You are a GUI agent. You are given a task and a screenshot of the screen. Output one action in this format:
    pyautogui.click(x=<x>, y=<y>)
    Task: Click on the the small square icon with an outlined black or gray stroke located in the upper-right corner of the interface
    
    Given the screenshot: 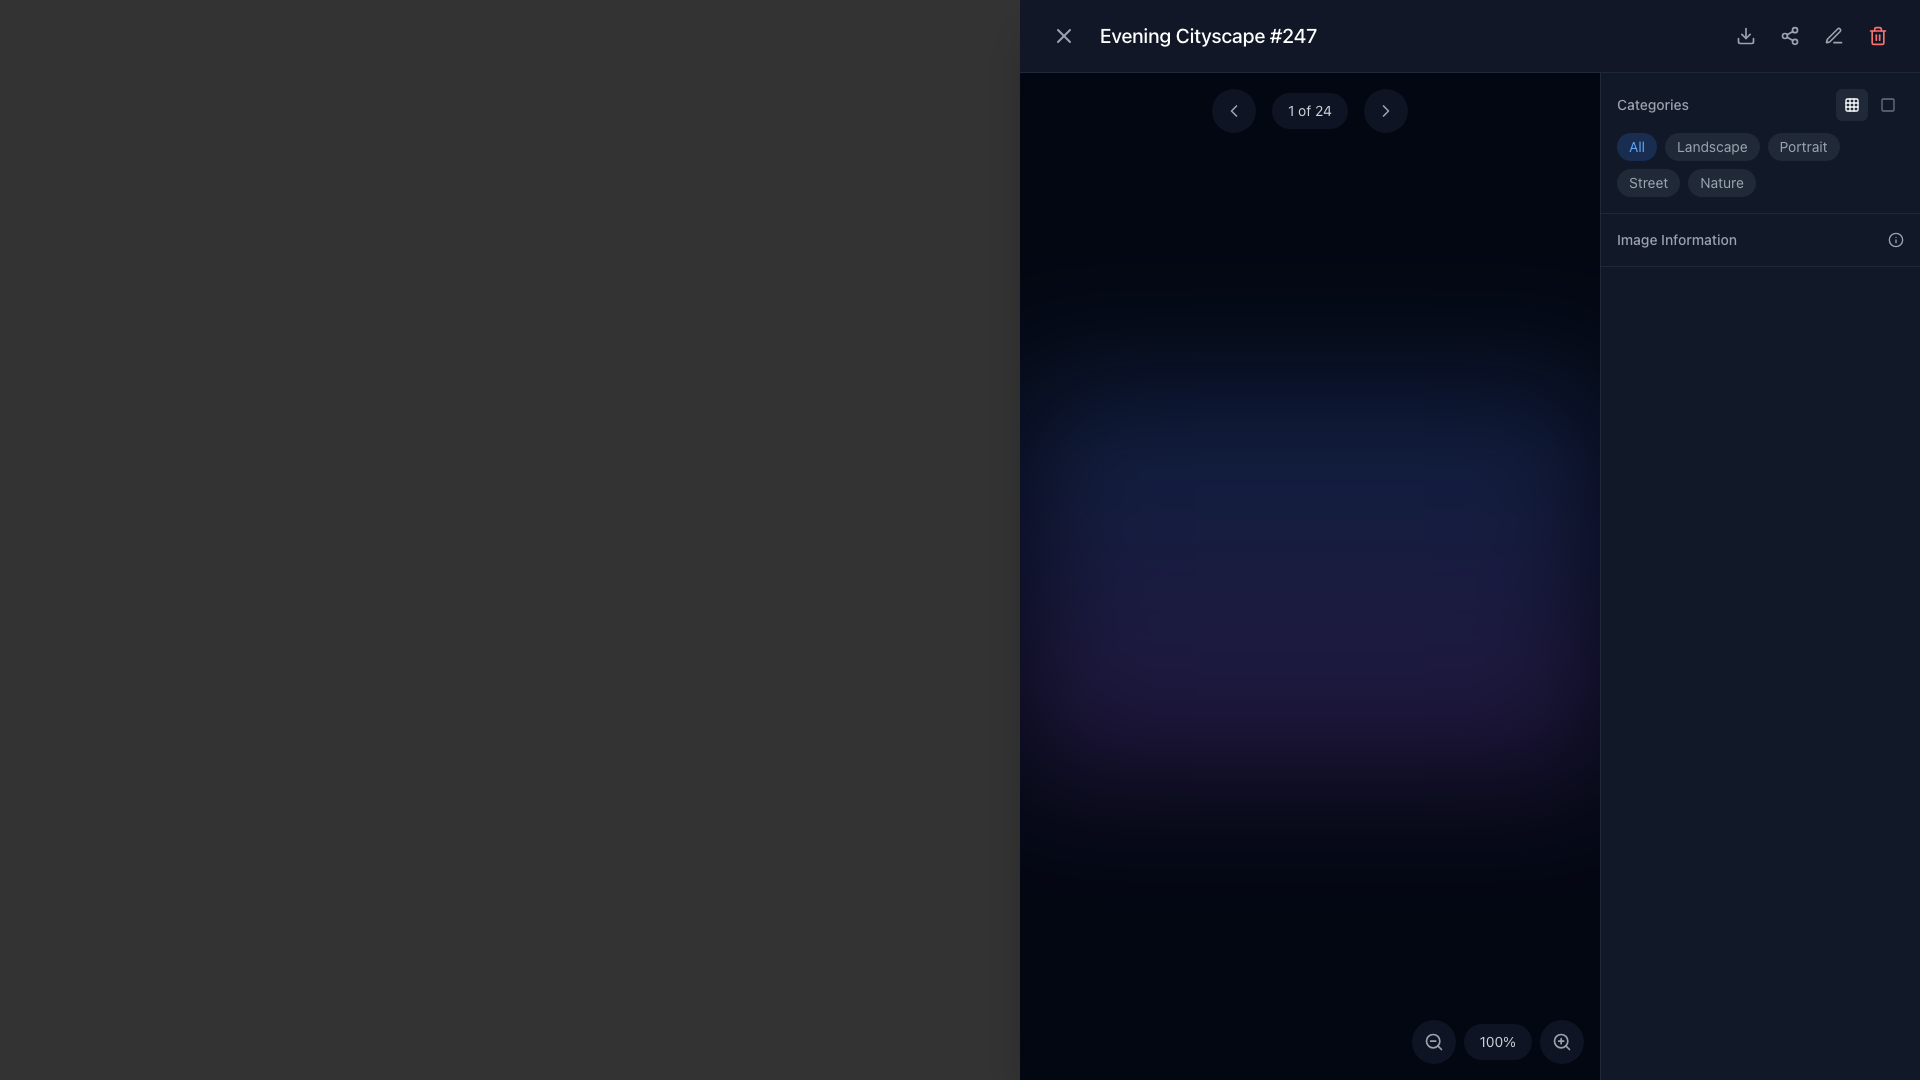 What is the action you would take?
    pyautogui.click(x=1886, y=104)
    